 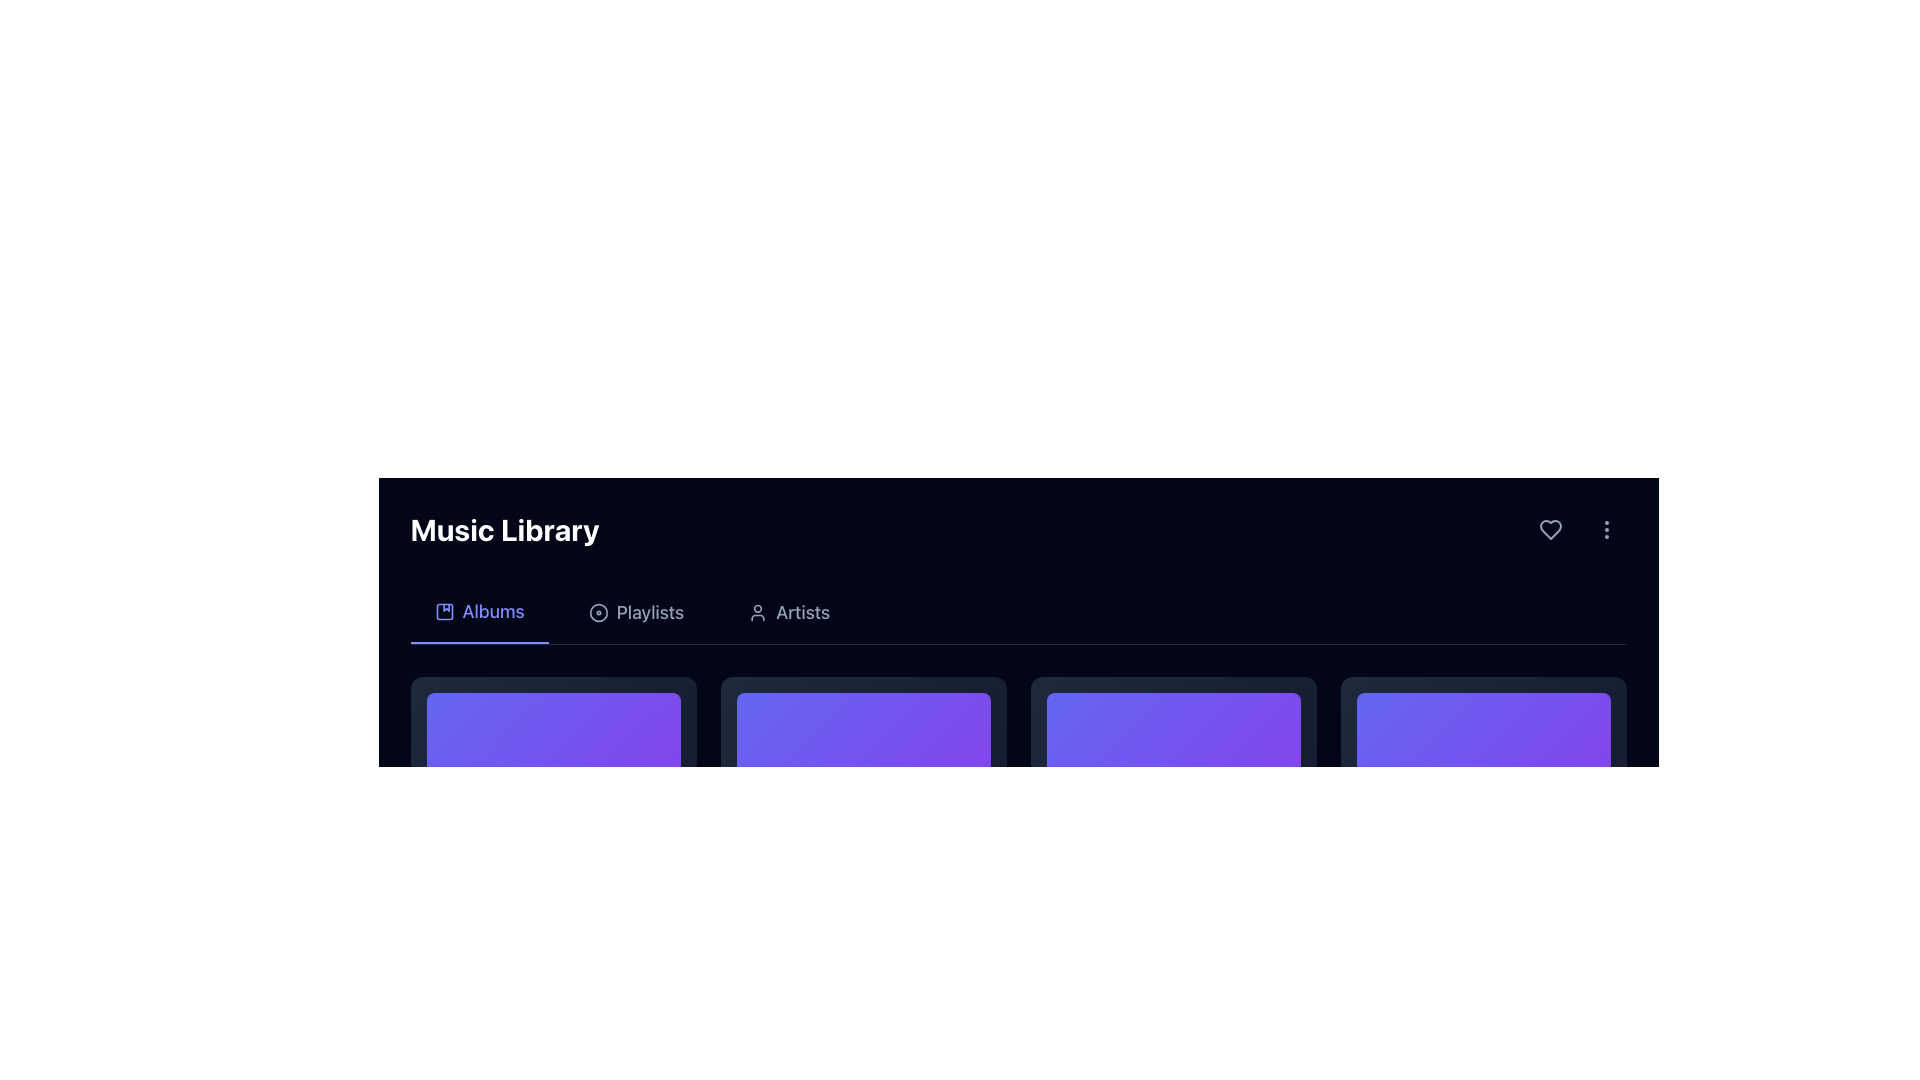 I want to click on the graphical rectangular element located under the 'Albums' section in the top left corner of the interface, so click(x=443, y=611).